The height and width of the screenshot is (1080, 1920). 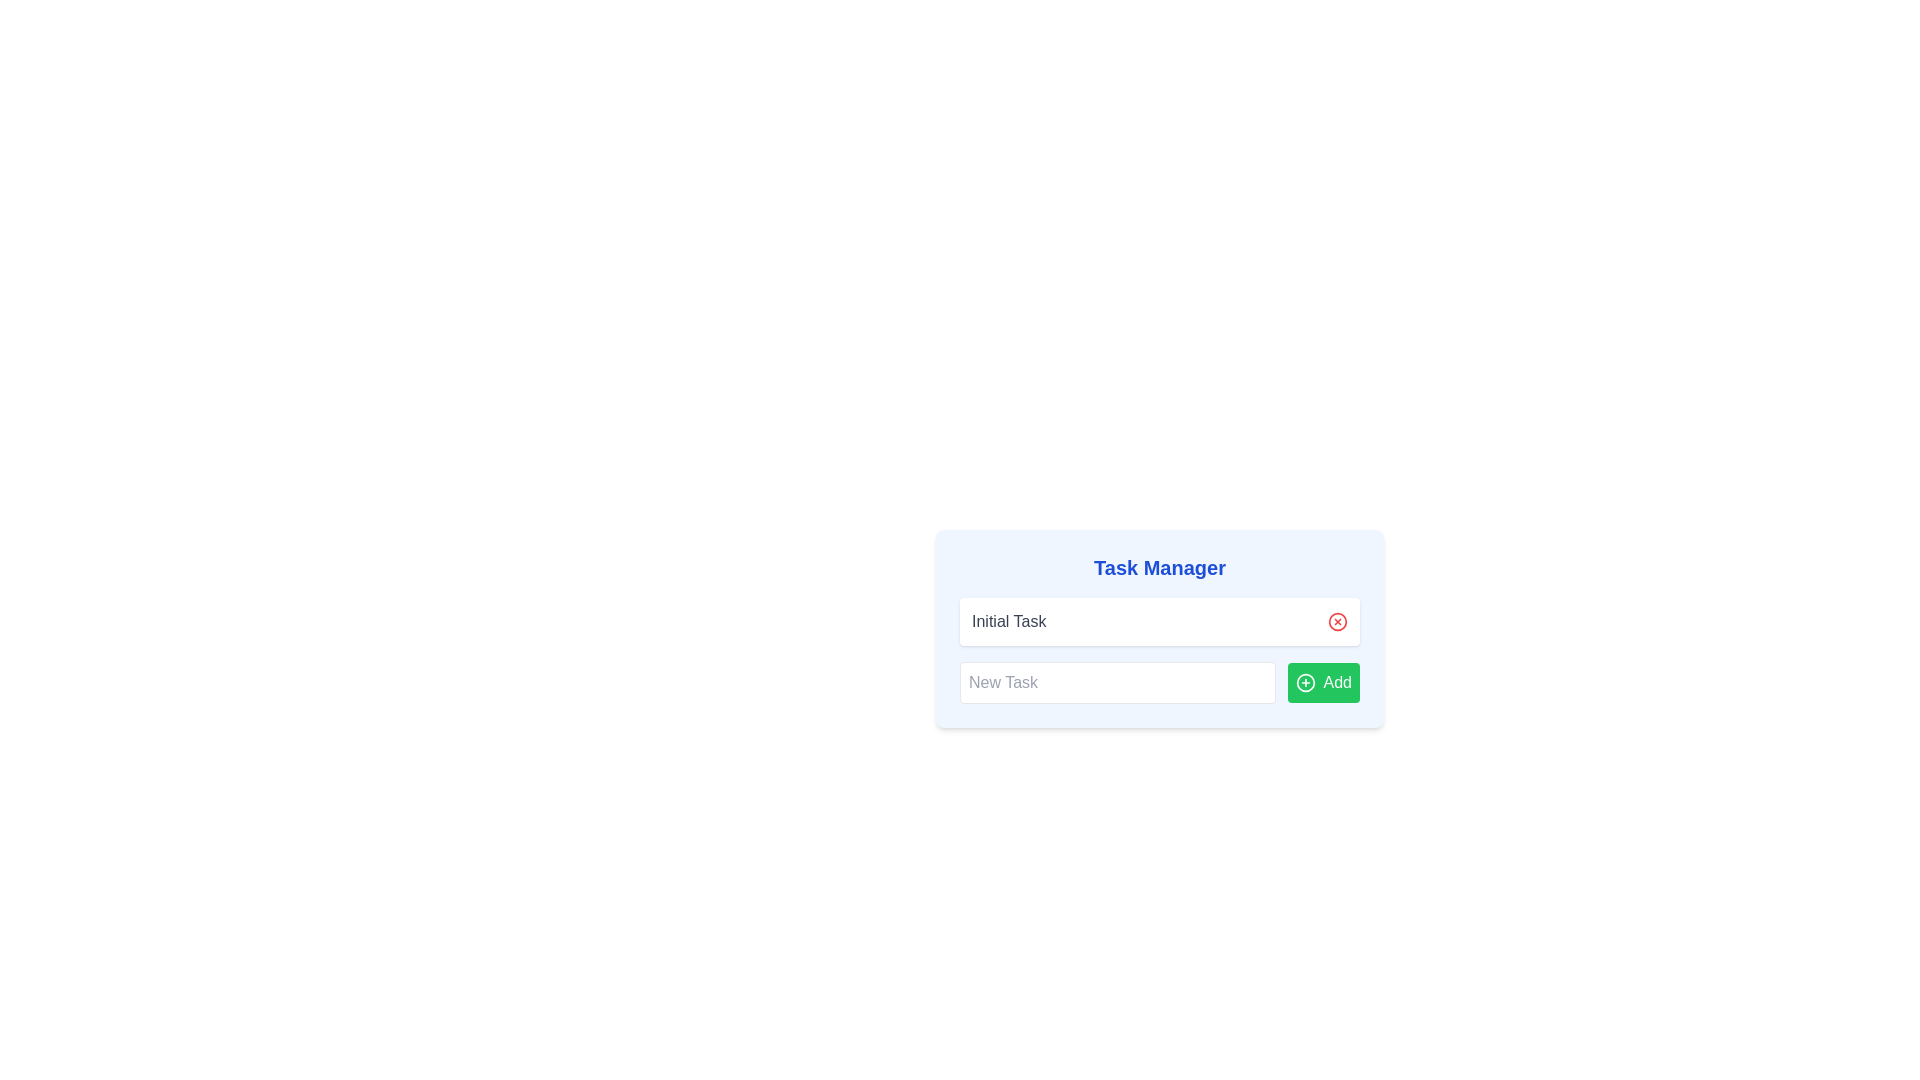 What do you see at coordinates (1323, 681) in the screenshot?
I see `the 'Add' button with a green background and white text` at bounding box center [1323, 681].